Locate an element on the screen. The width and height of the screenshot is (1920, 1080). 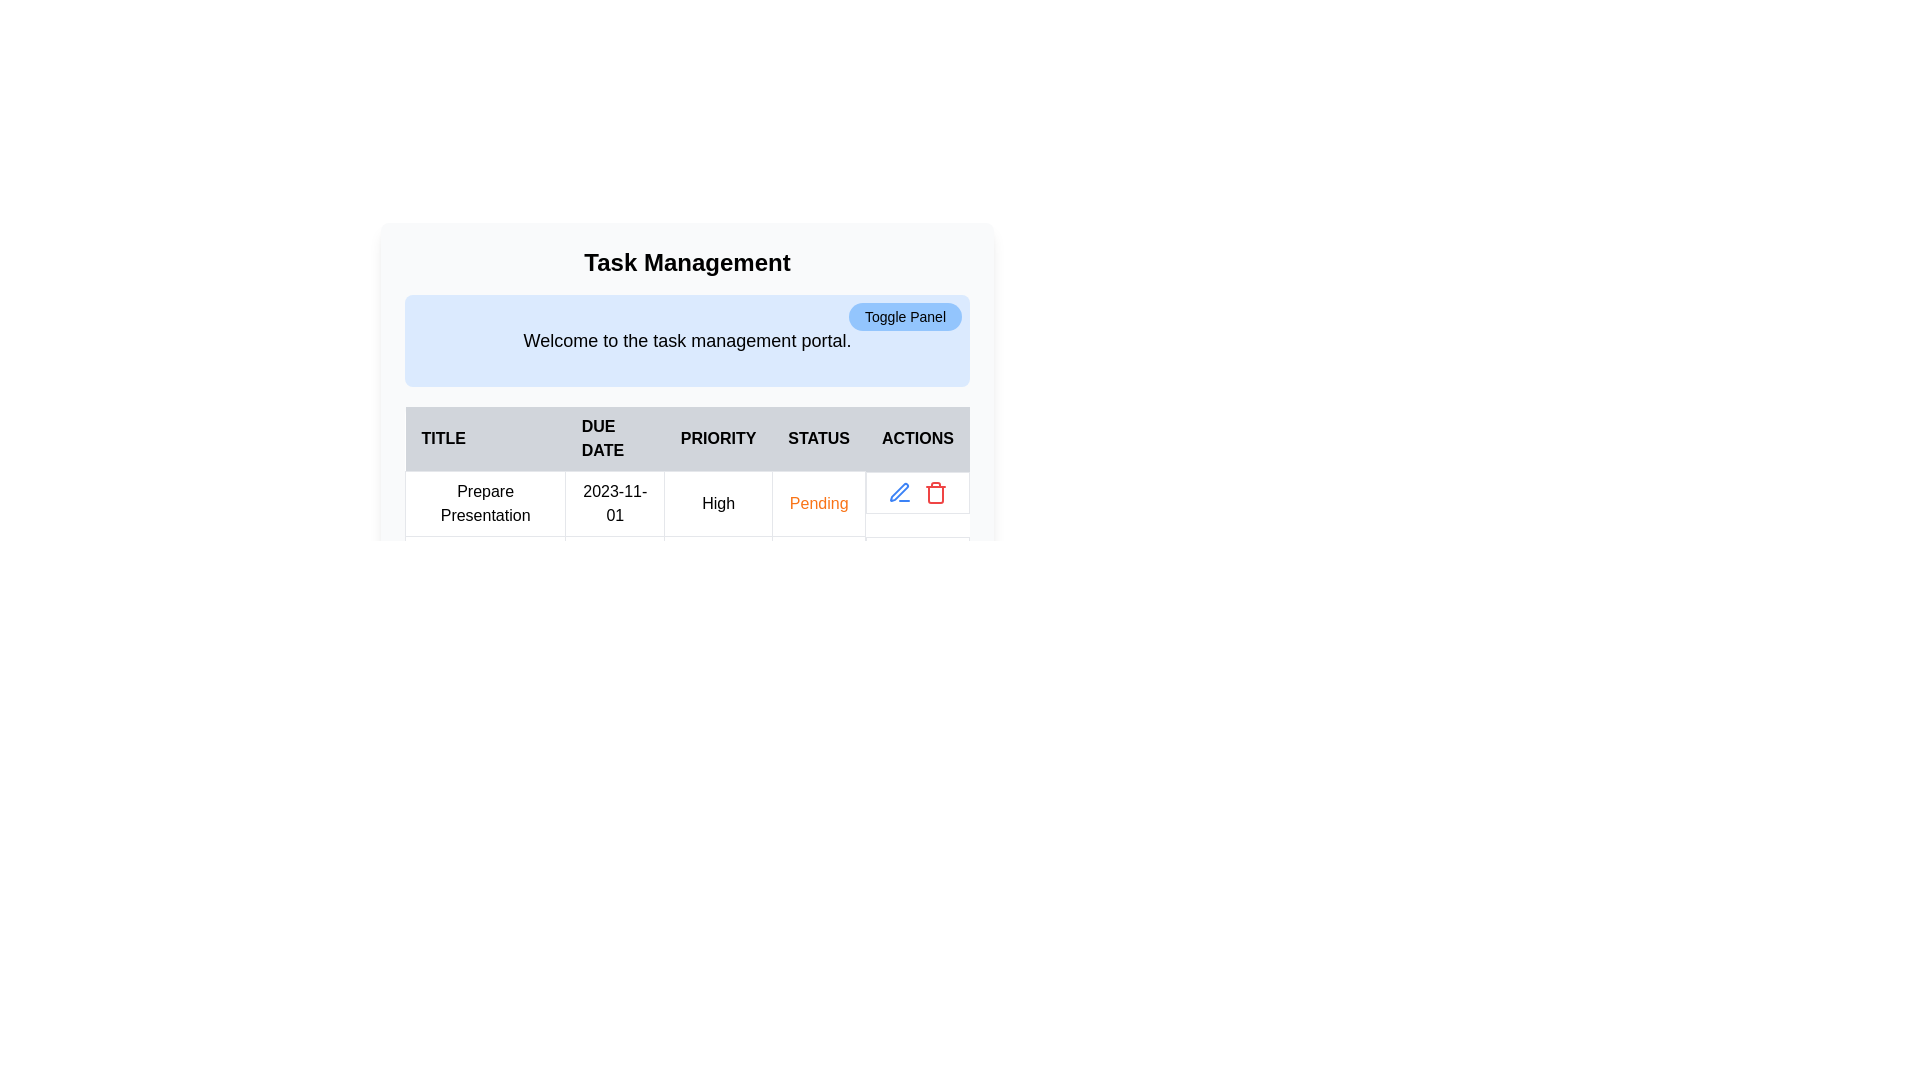
the static text label indicating 'Status' in the fourth column of the table header, positioned between 'PRIORITY' and 'ACTIONS' is located at coordinates (819, 438).